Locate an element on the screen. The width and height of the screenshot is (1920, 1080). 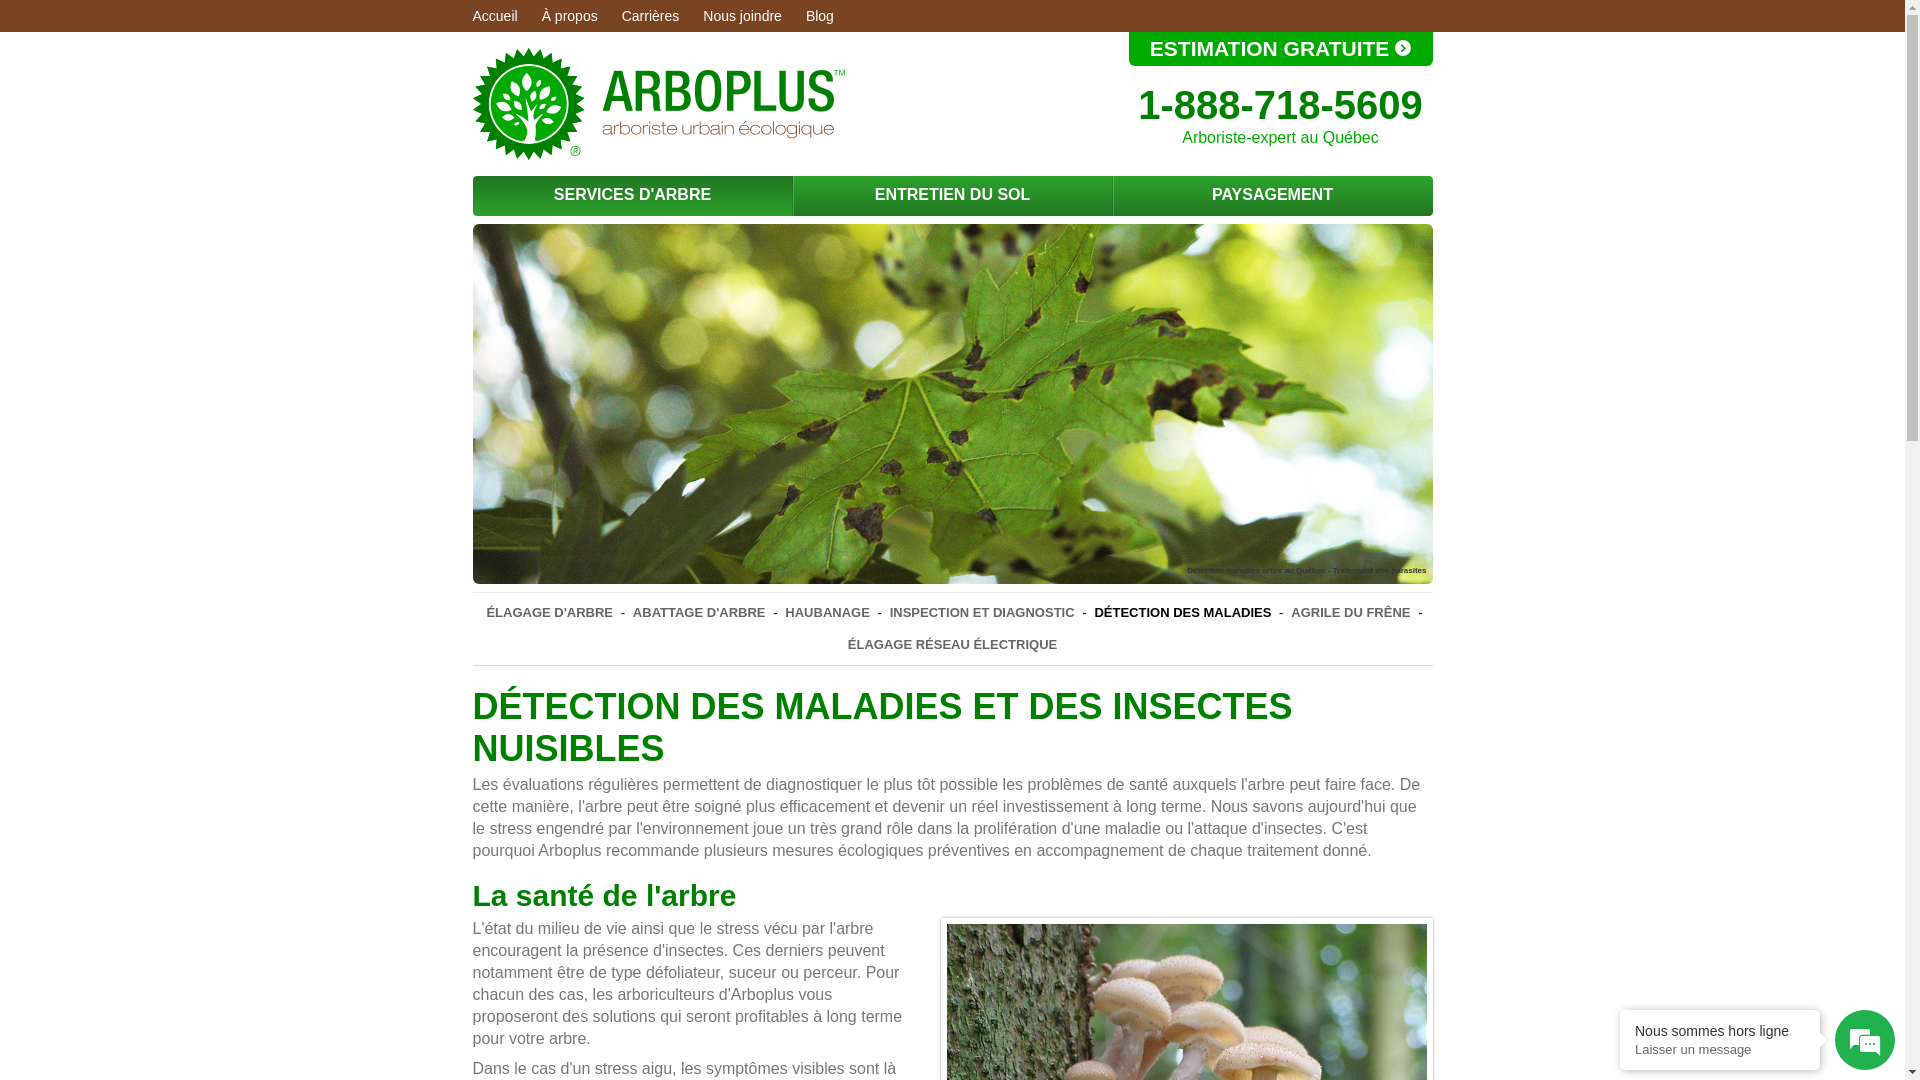
'ABATTAGE D'ARBRE' is located at coordinates (699, 611).